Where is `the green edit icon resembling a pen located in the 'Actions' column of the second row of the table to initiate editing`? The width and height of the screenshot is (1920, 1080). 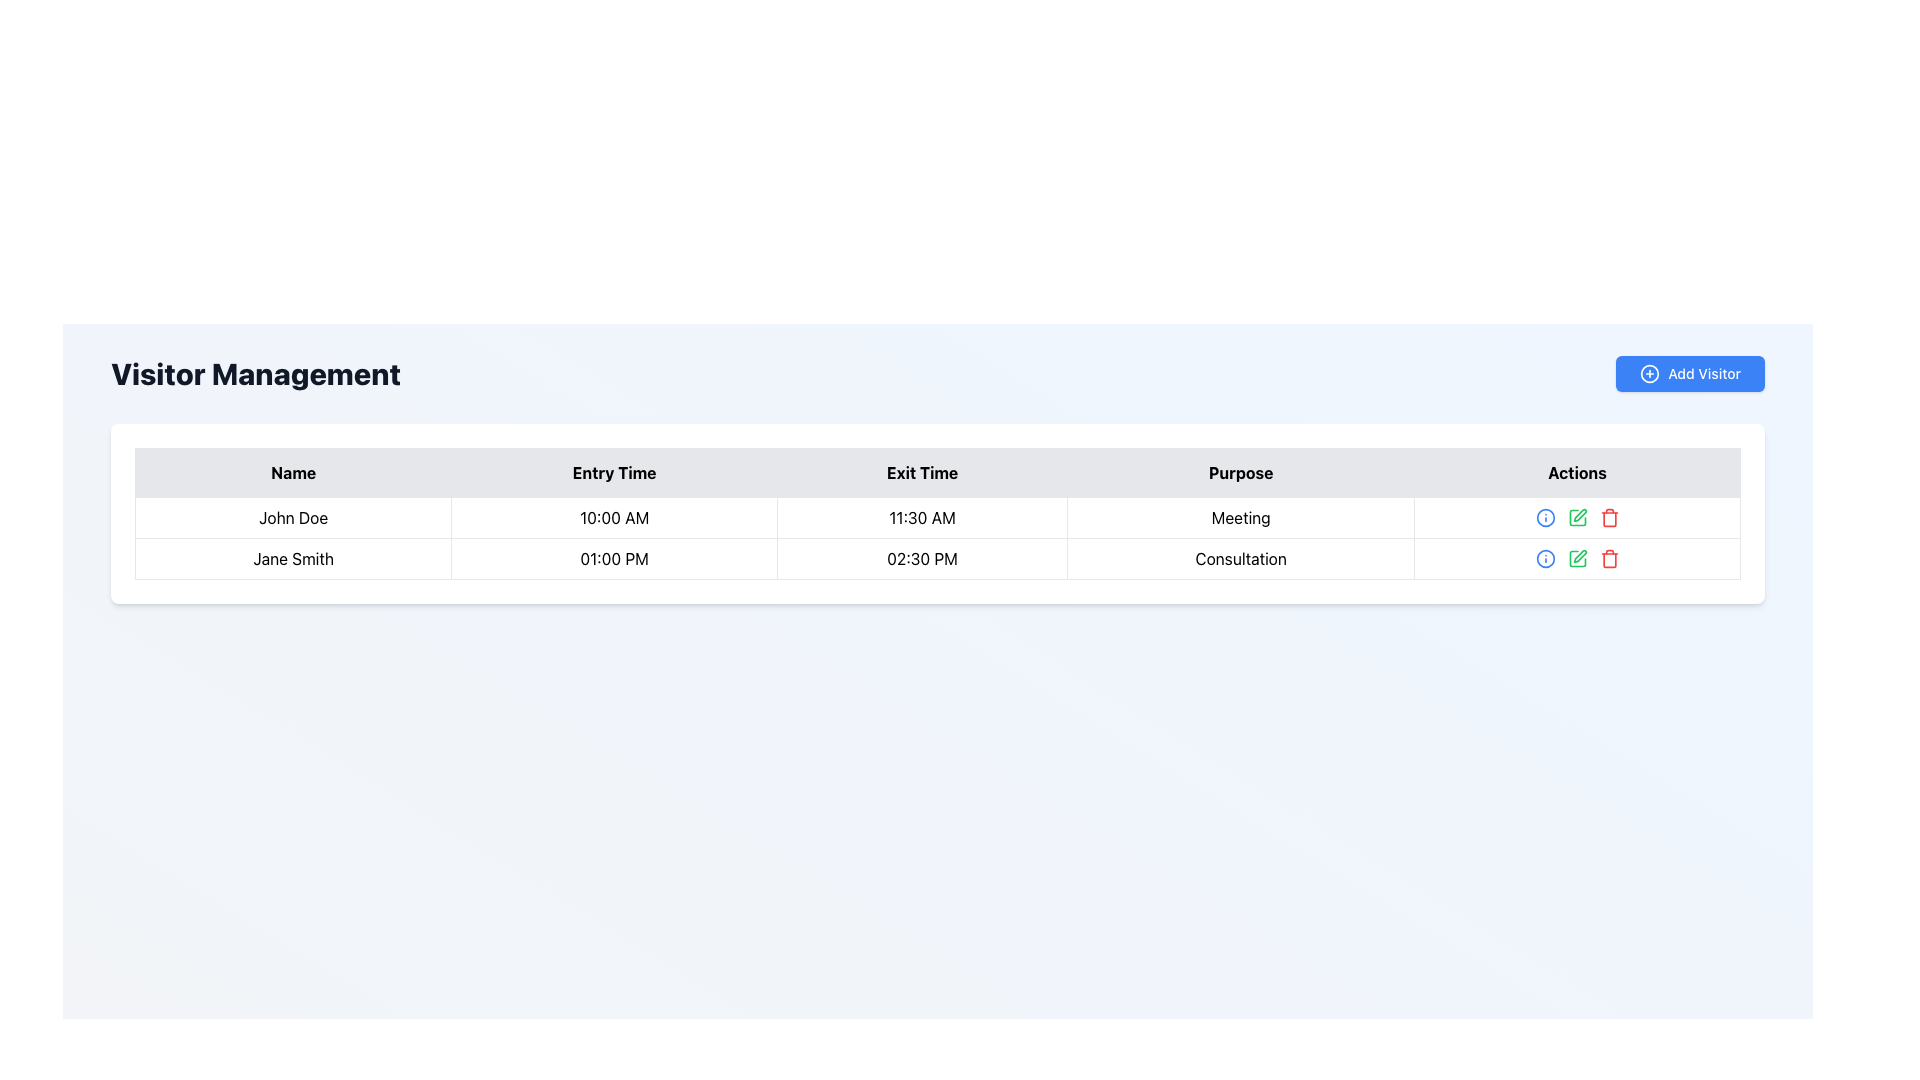 the green edit icon resembling a pen located in the 'Actions' column of the second row of the table to initiate editing is located at coordinates (1576, 559).